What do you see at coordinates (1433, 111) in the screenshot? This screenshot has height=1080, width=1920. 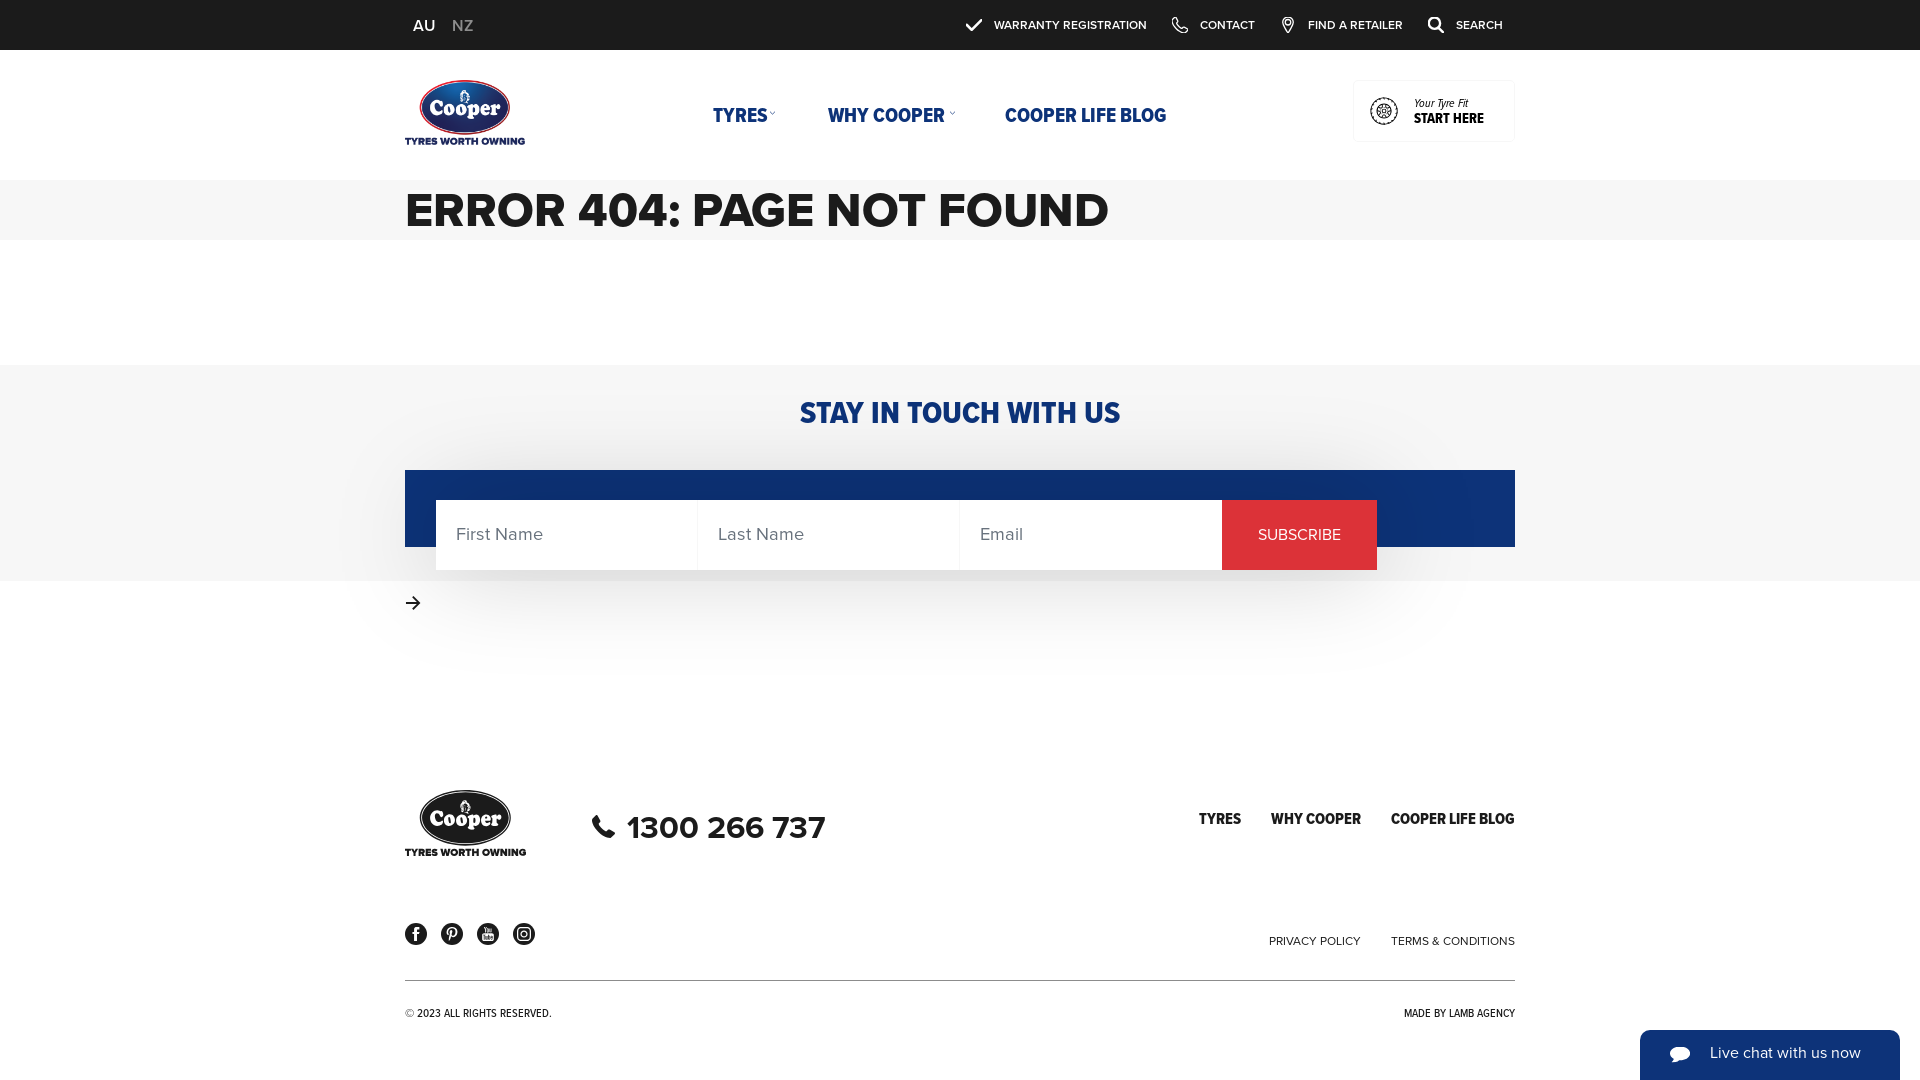 I see `'Your Tyre Fit` at bounding box center [1433, 111].